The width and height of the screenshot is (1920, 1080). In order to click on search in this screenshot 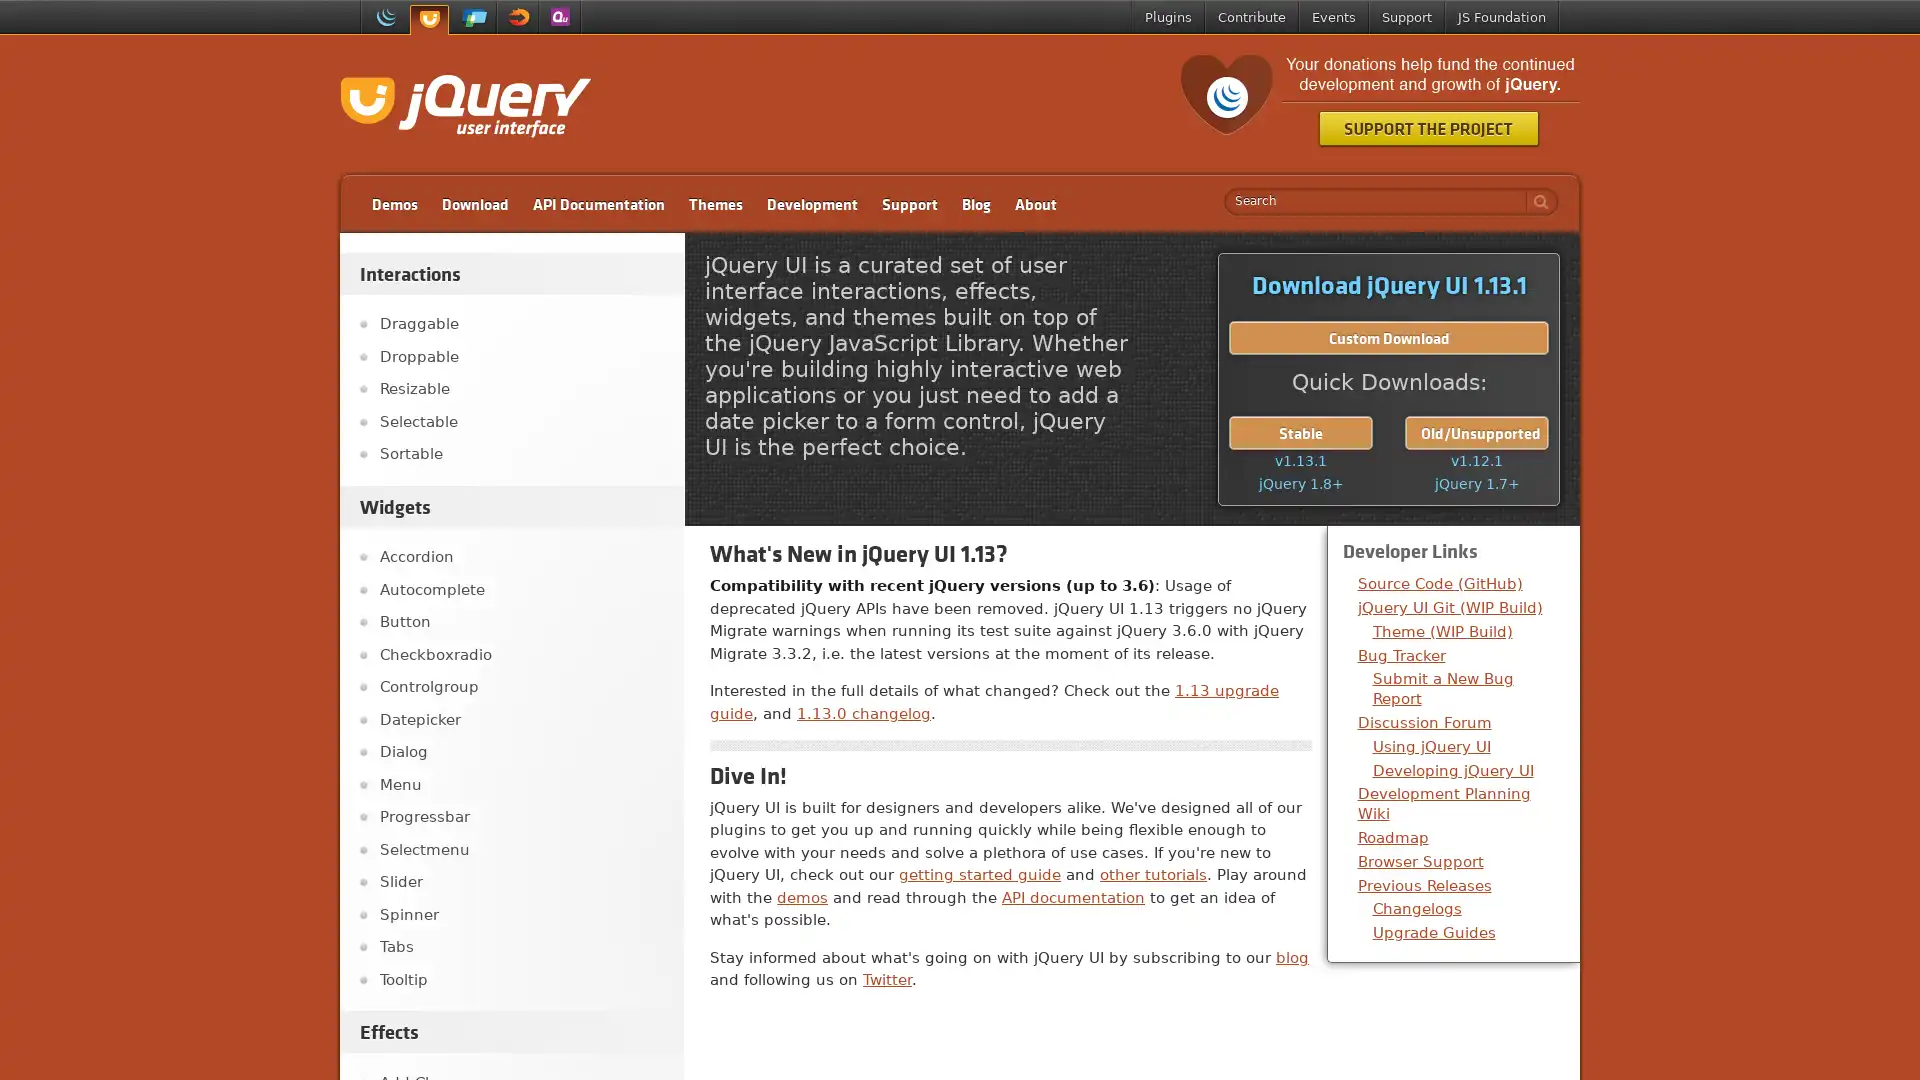, I will do `click(1535, 201)`.